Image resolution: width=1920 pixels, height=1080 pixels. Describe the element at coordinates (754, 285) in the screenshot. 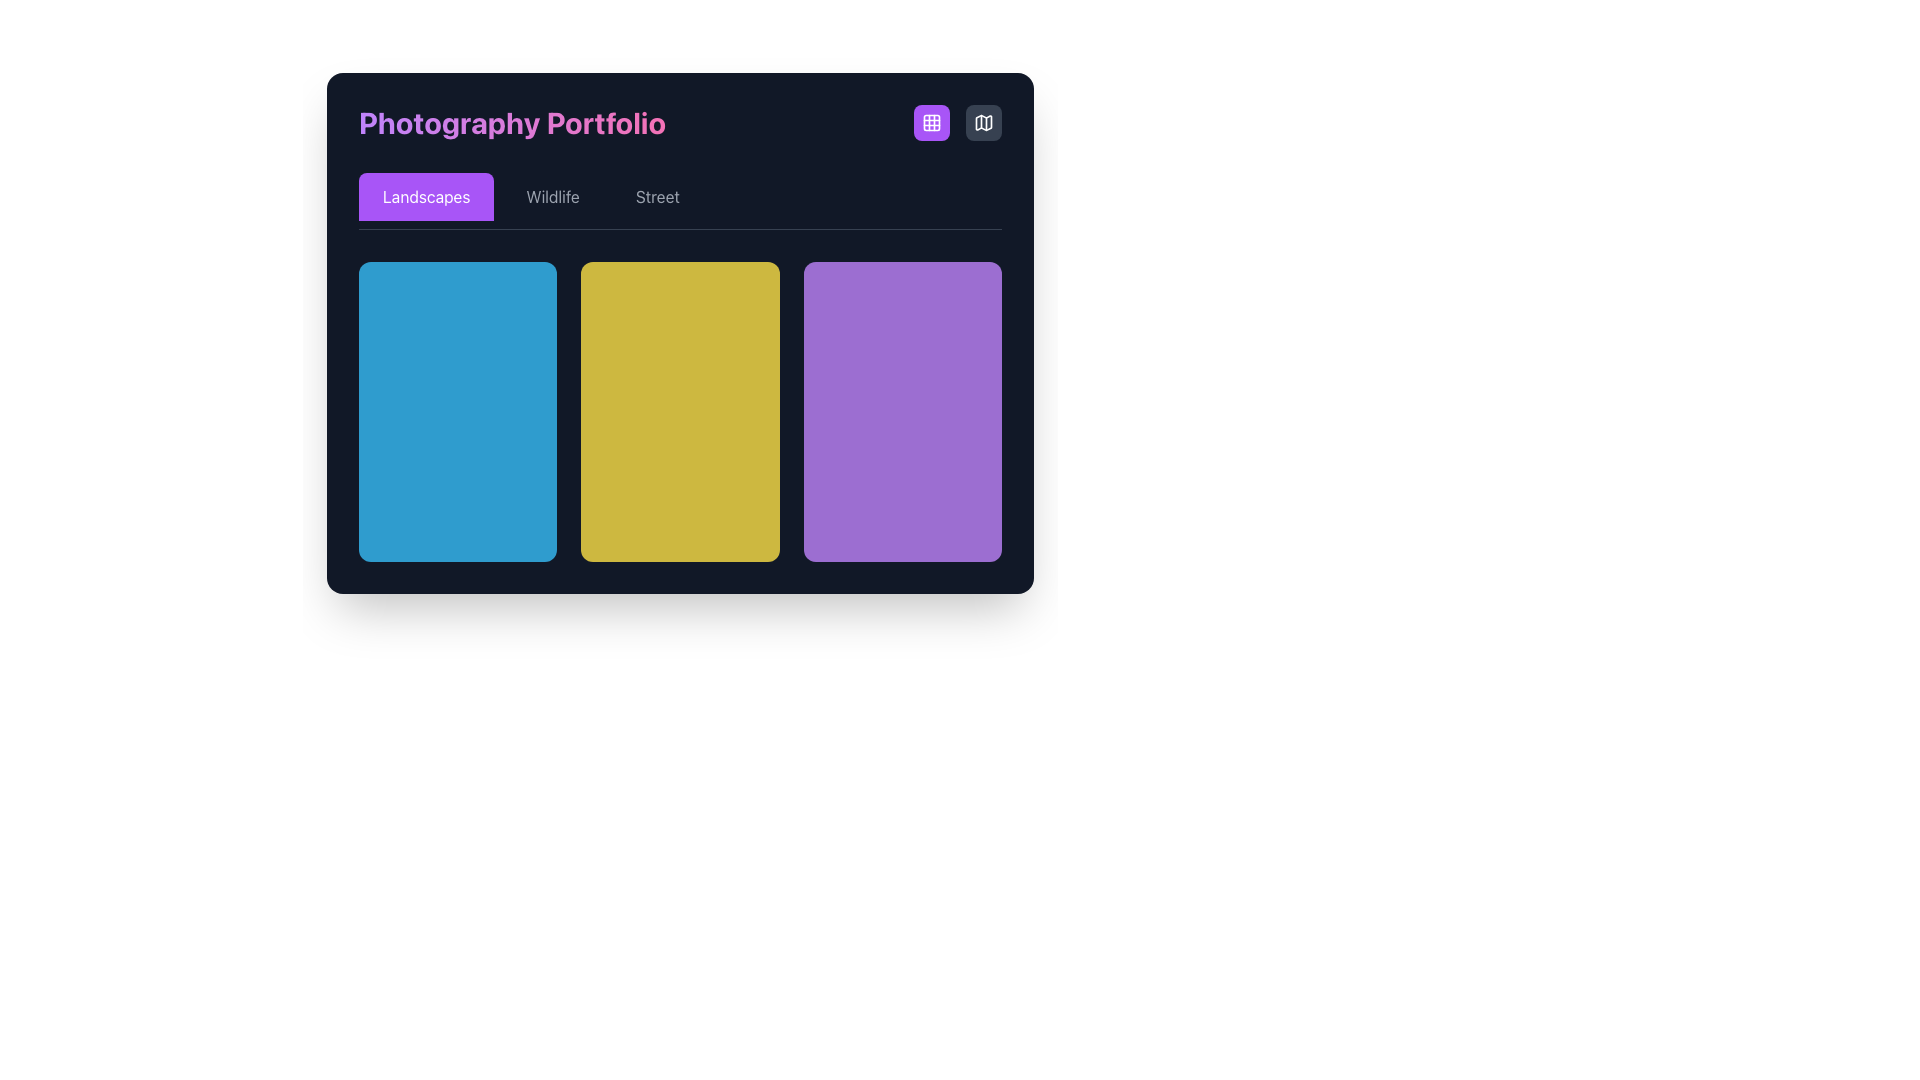

I see `the second circle in a horizontal pair, which serves as a decorative or status-indicating visual element located towards the center-right of the interface` at that location.